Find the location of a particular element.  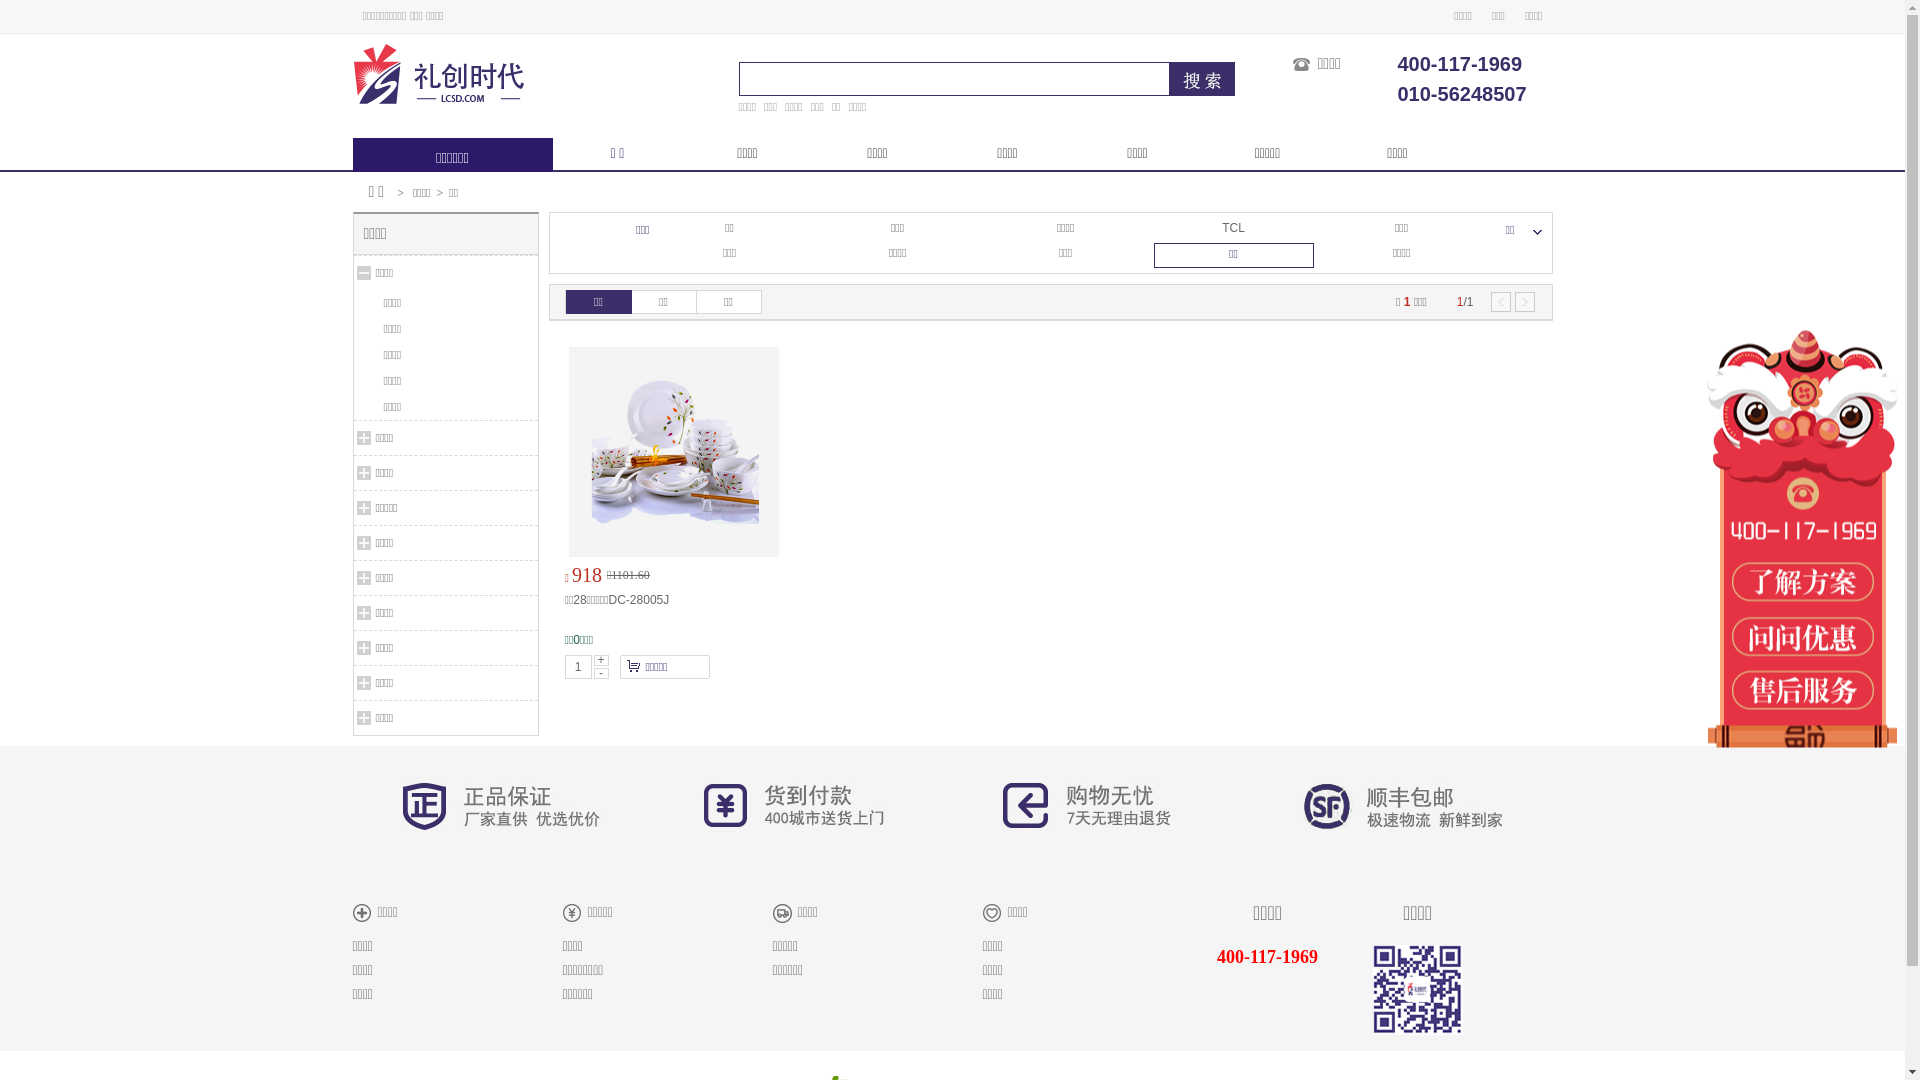

'TCL' is located at coordinates (1232, 226).